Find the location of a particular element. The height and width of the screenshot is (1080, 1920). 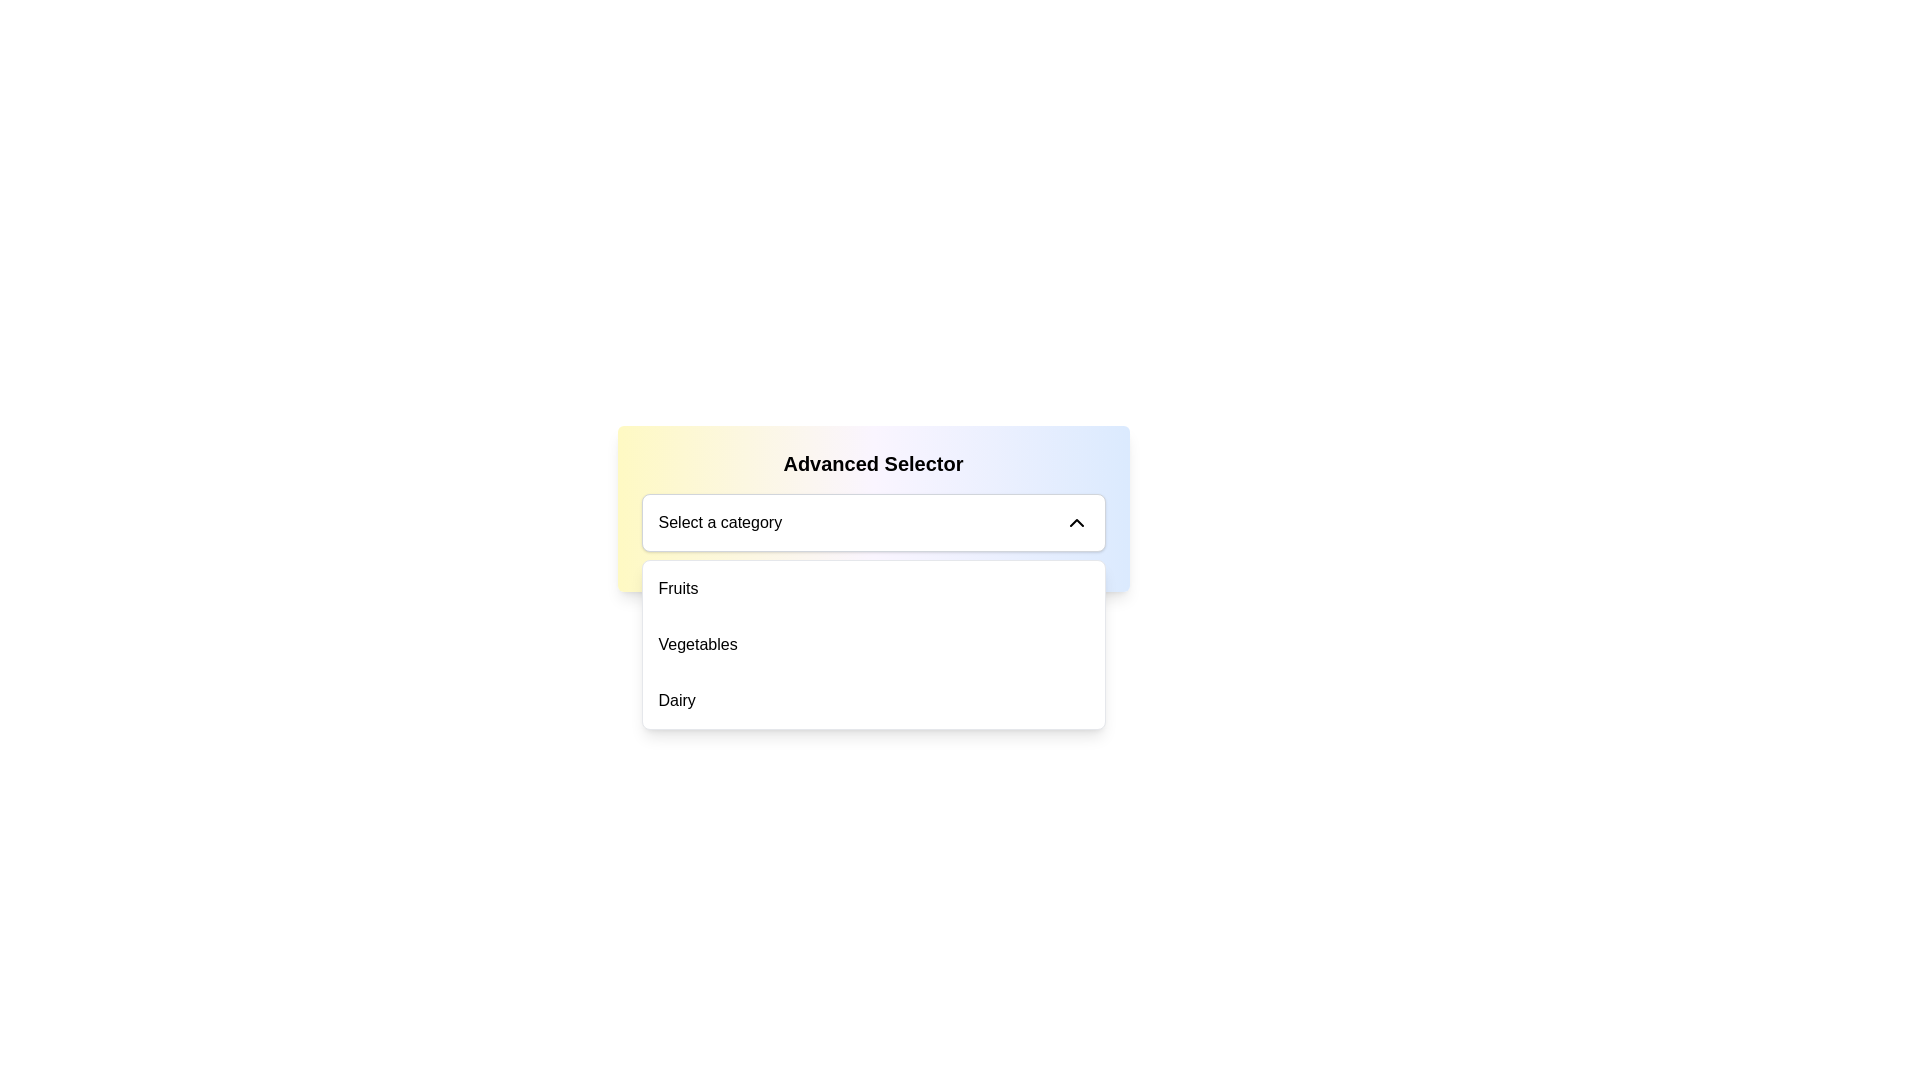

assistive technology is located at coordinates (720, 522).